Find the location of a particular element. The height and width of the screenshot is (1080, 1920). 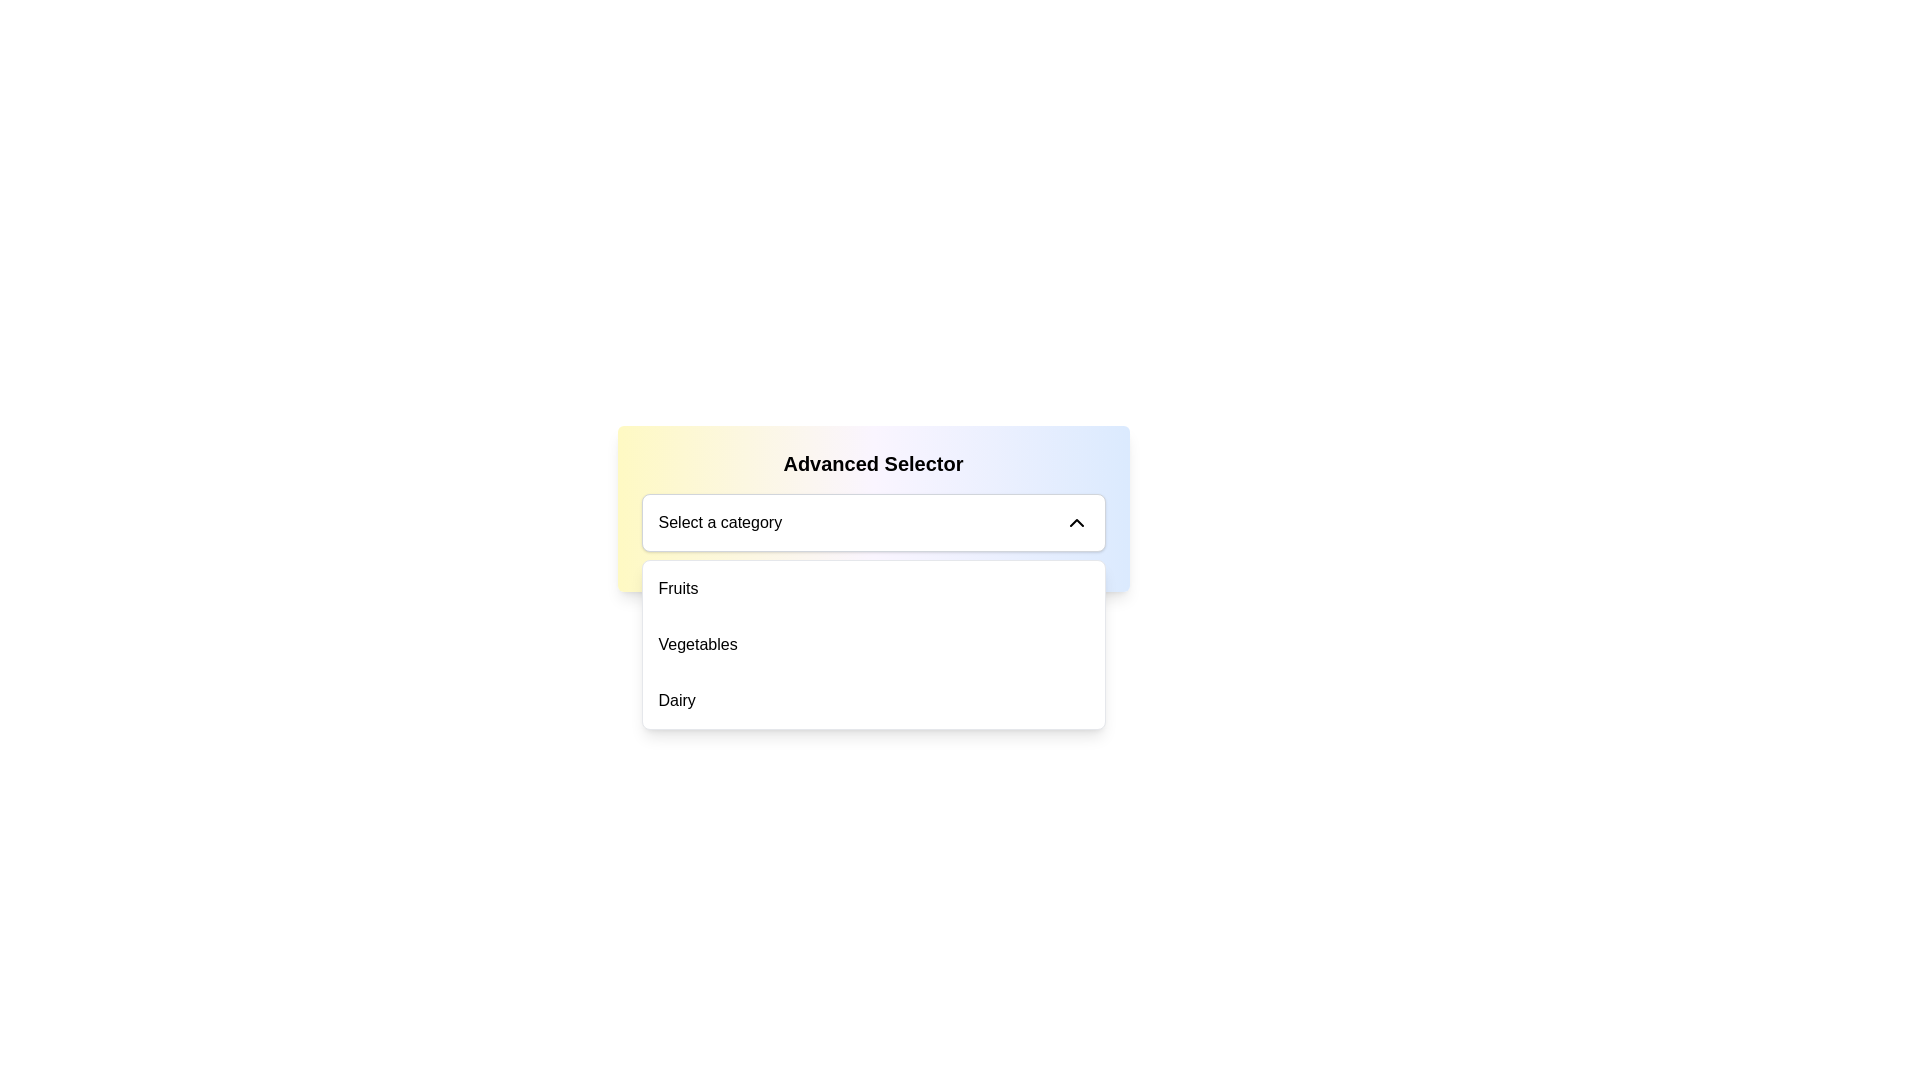

assistive technology is located at coordinates (720, 522).